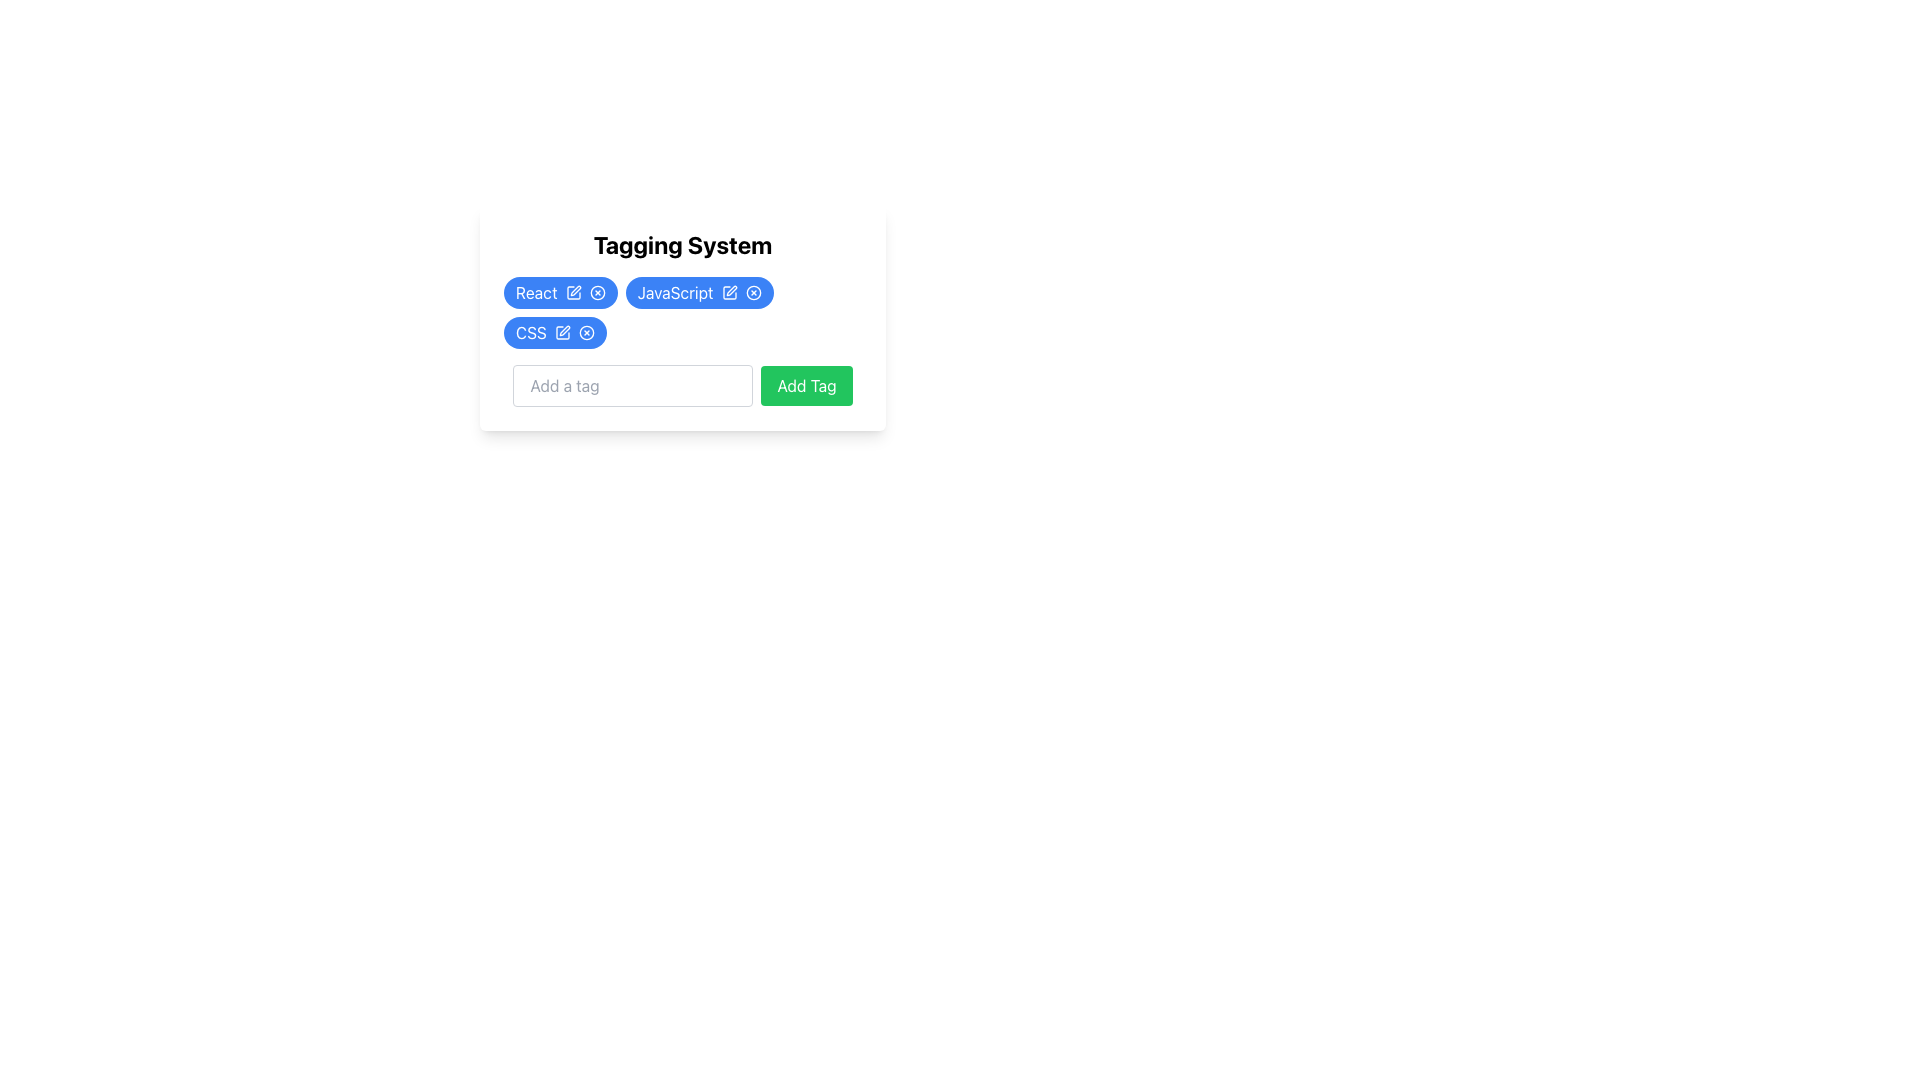 This screenshot has height=1080, width=1920. I want to click on the edit icon next to the 'CSS' tag to initiate editing, so click(563, 330).